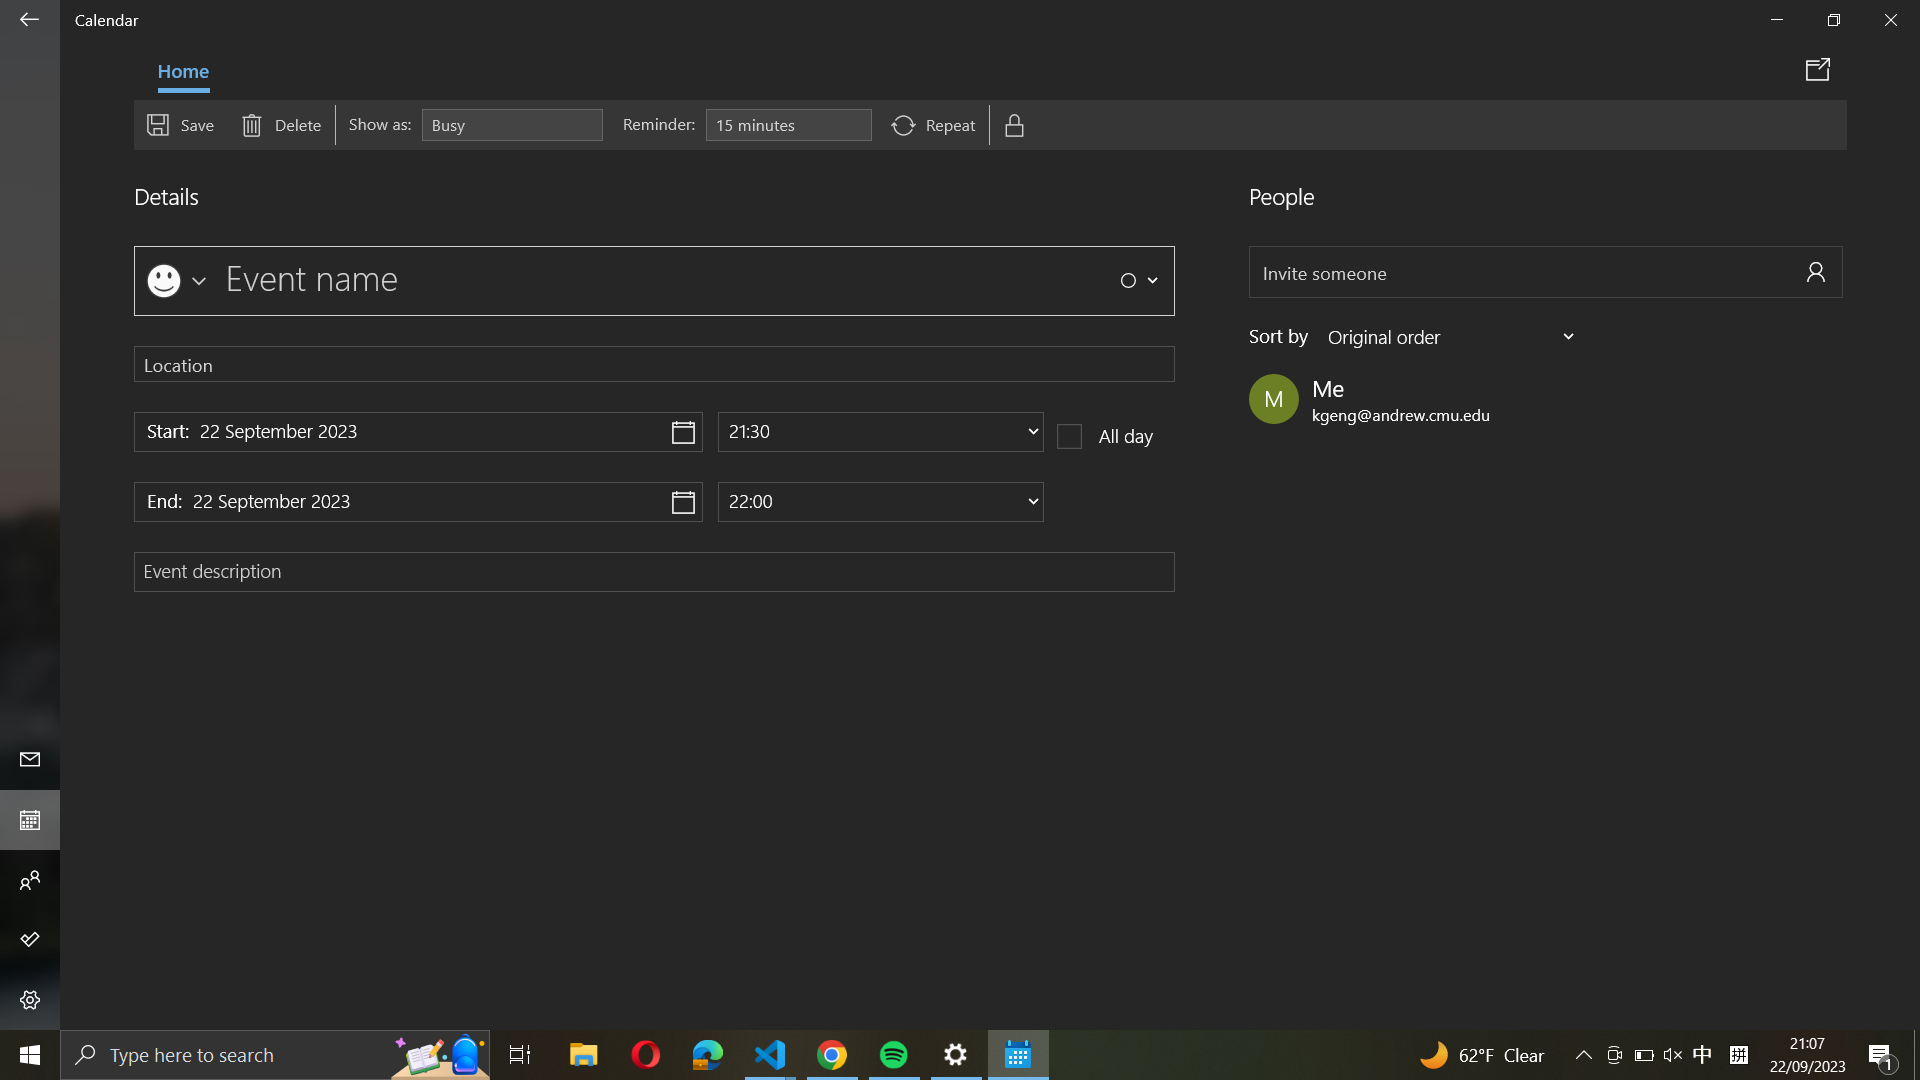 Image resolution: width=1920 pixels, height=1080 pixels. What do you see at coordinates (1545, 272) in the screenshot?
I see `Invite "abc@example.com" to join the scheduled event` at bounding box center [1545, 272].